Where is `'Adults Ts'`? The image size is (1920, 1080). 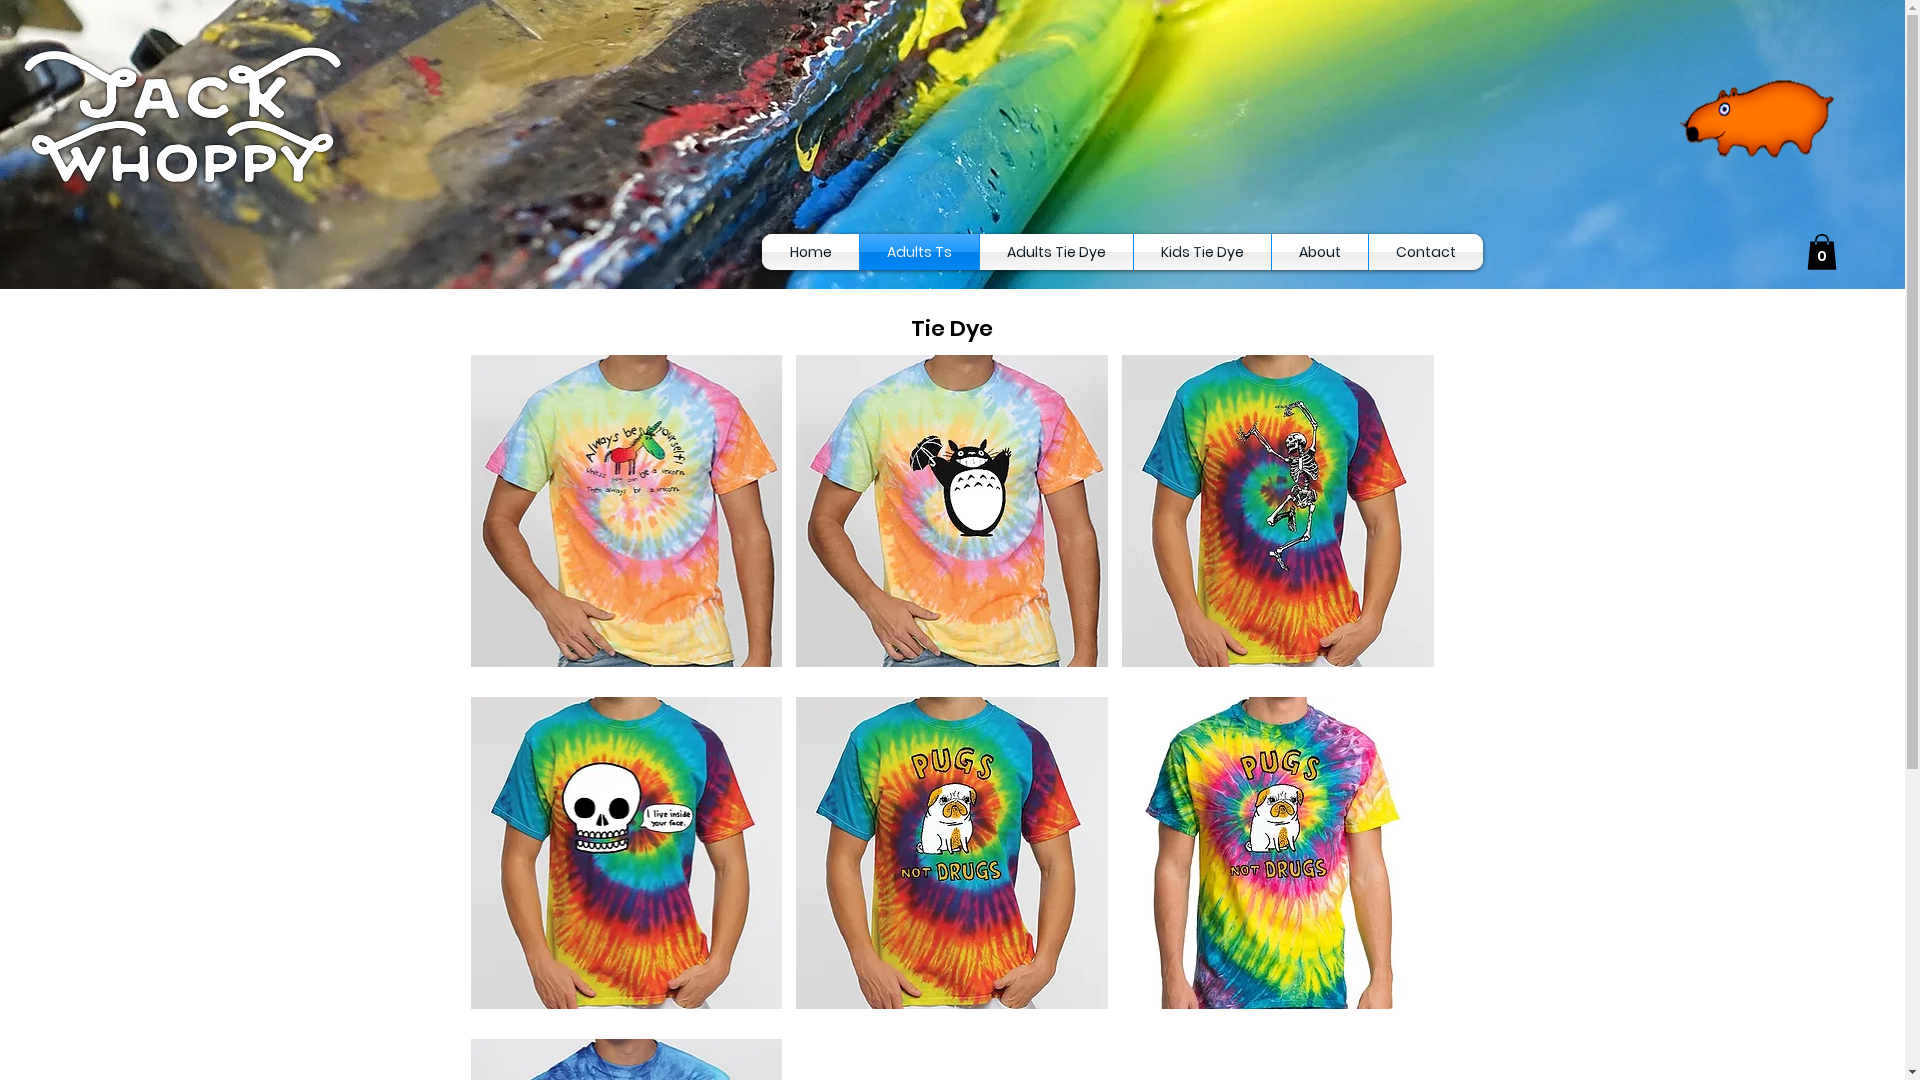
'Adults Ts' is located at coordinates (918, 250).